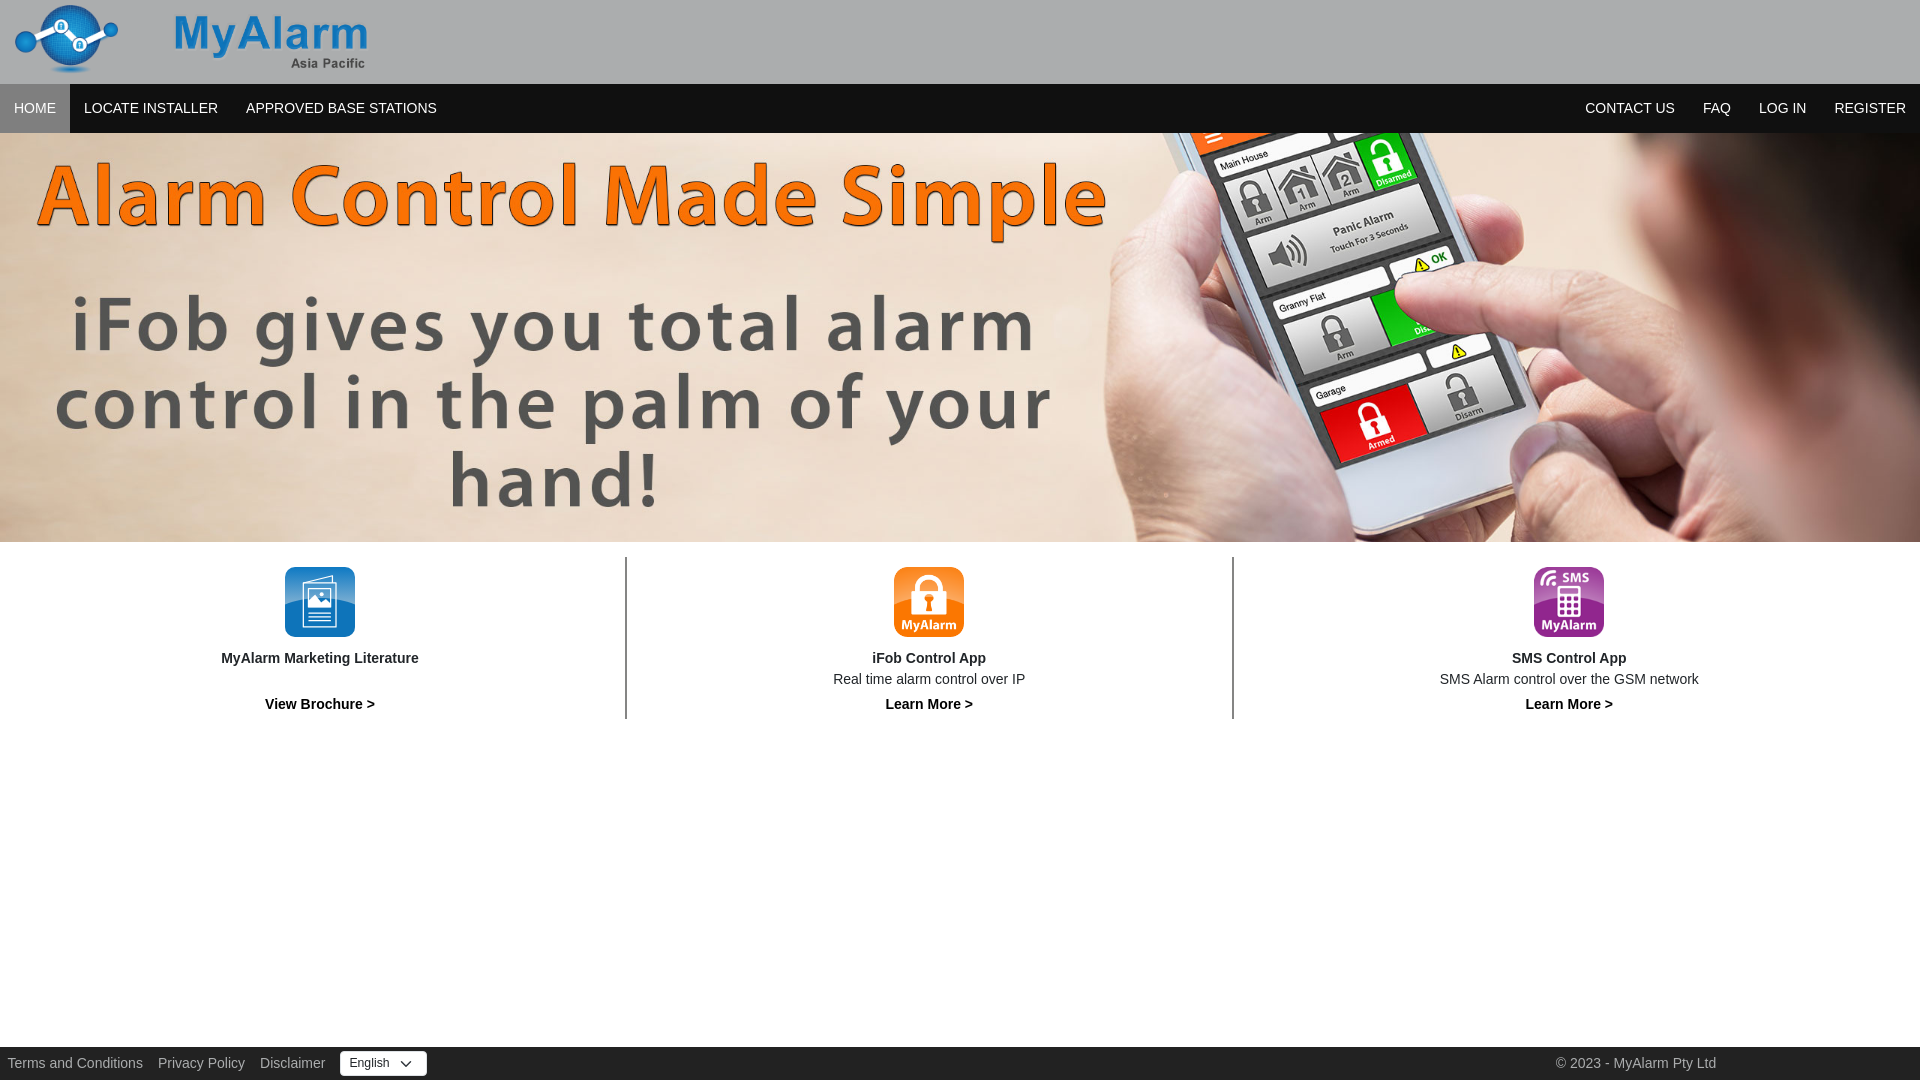  I want to click on 'Disclaimer', so click(258, 1062).